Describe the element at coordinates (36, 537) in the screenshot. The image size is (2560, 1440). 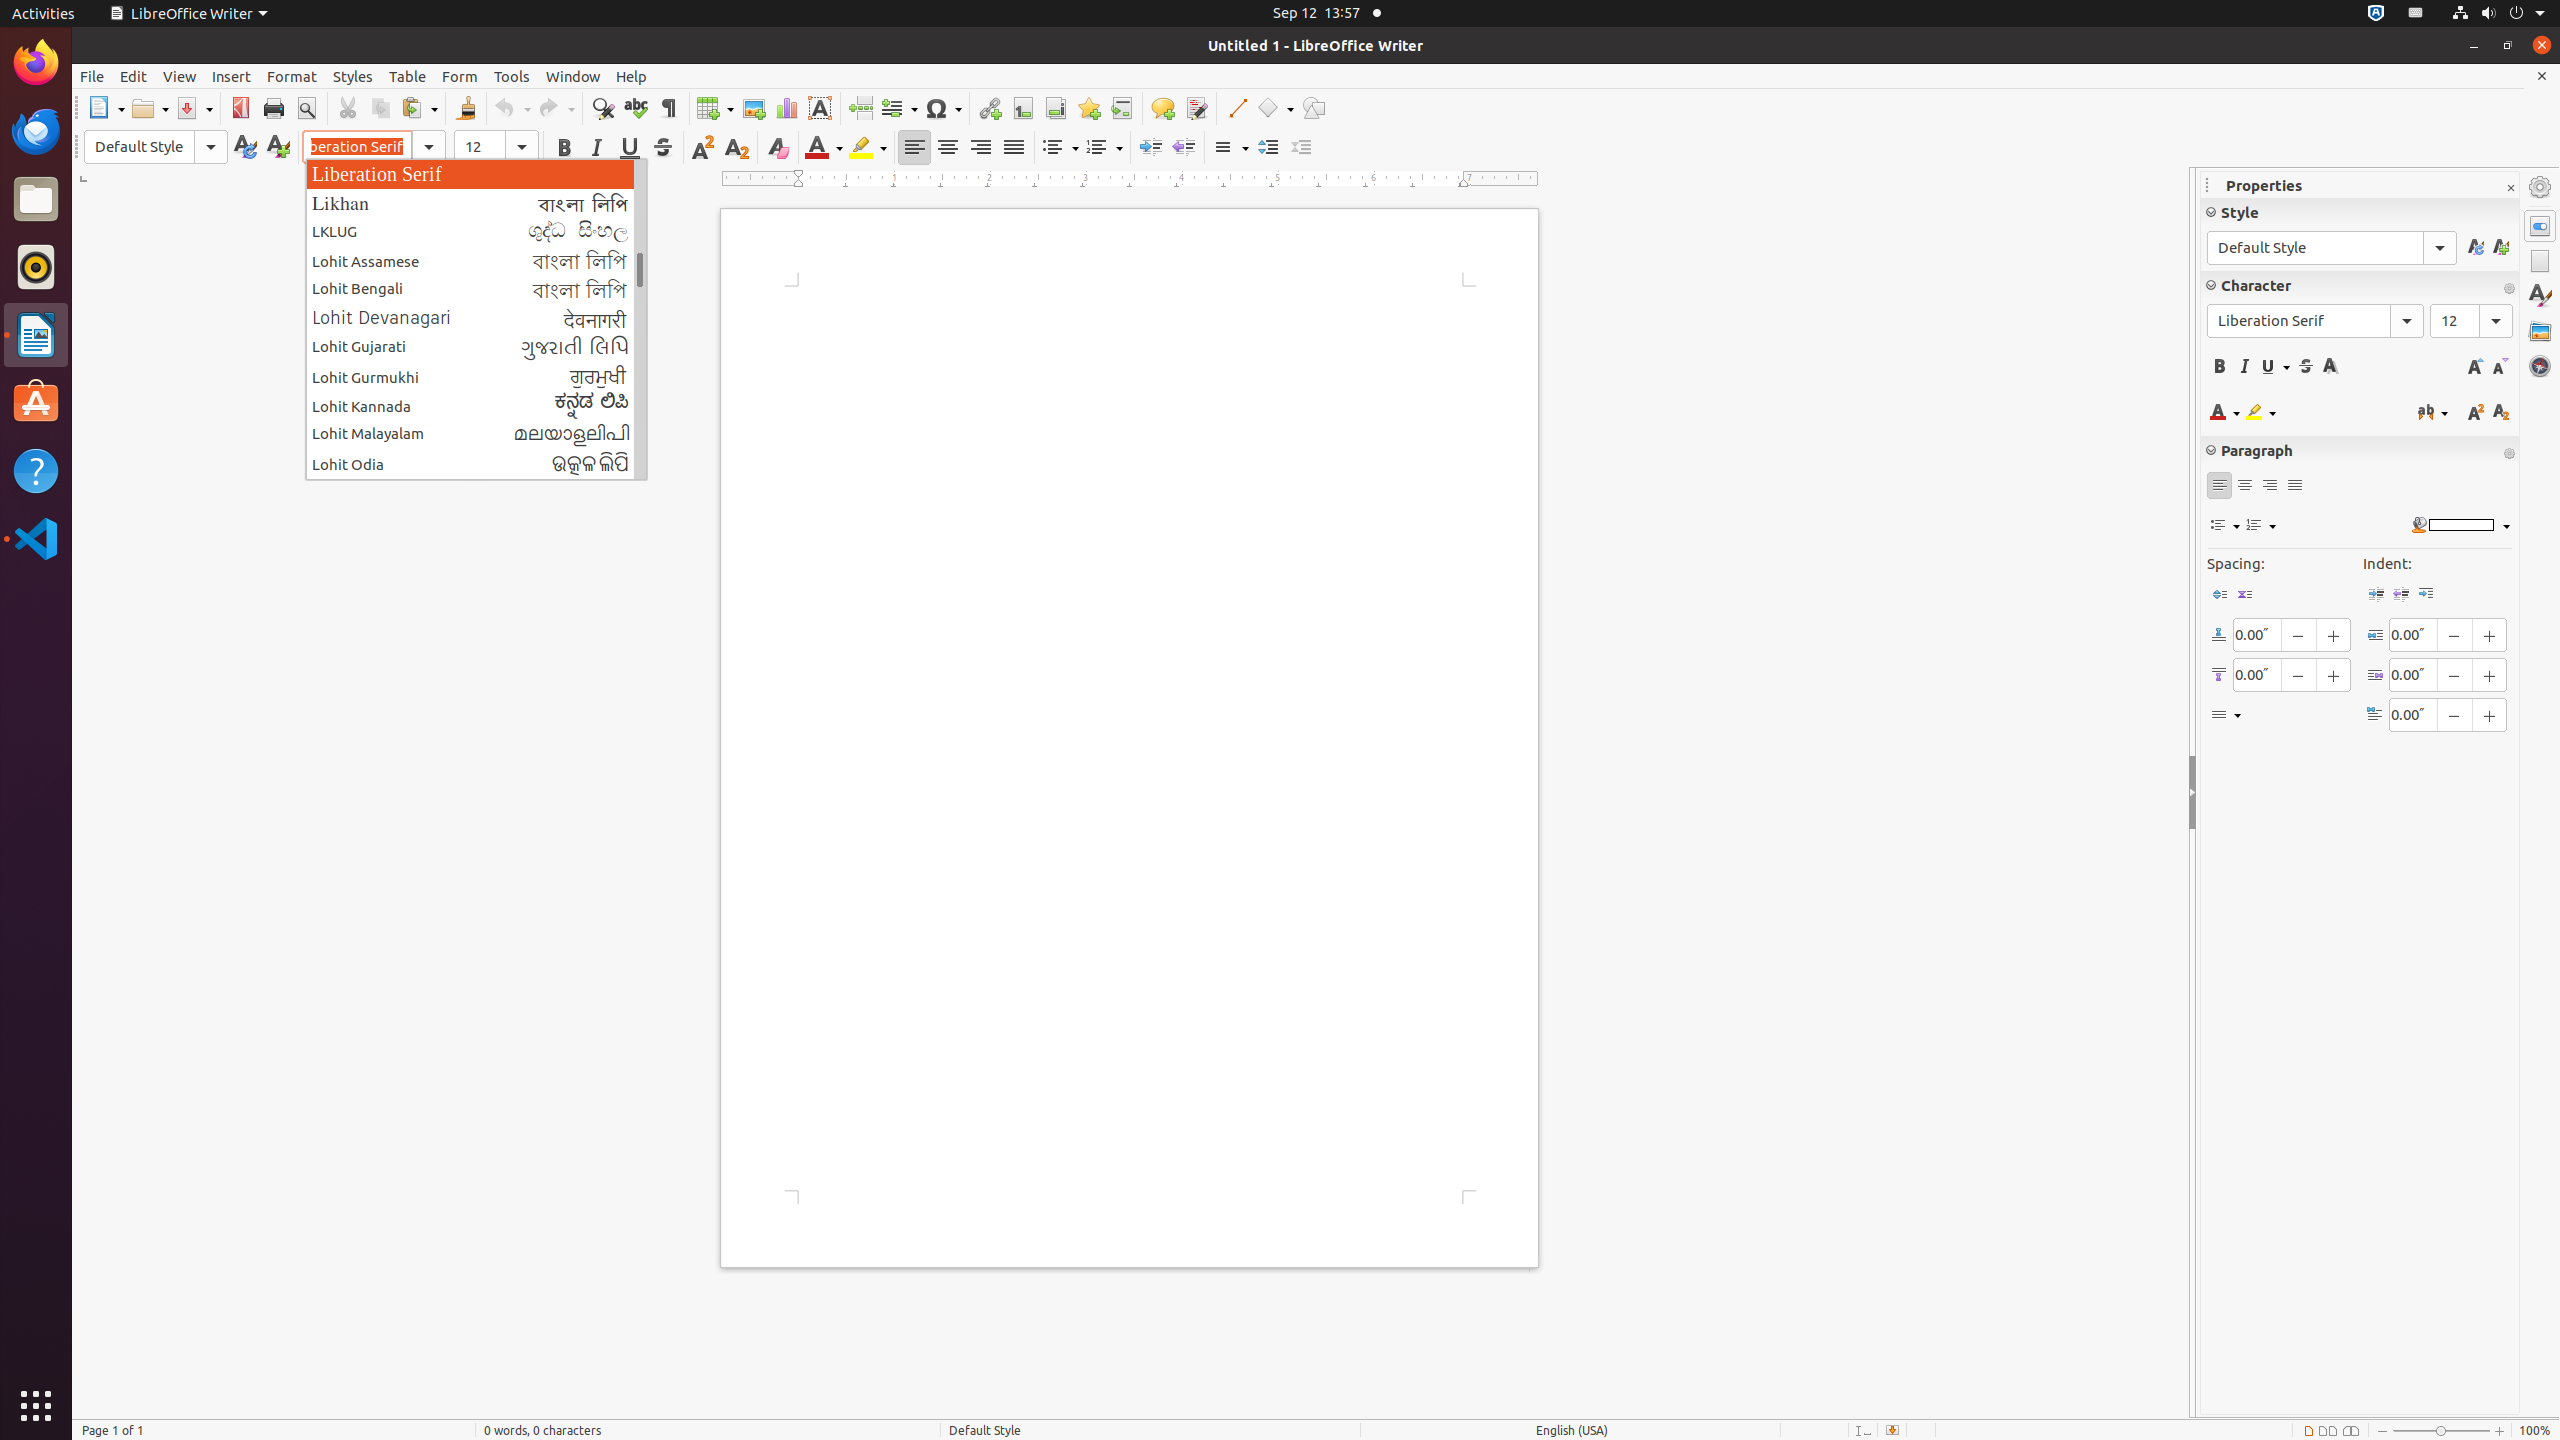
I see `'Visual Studio Code'` at that location.